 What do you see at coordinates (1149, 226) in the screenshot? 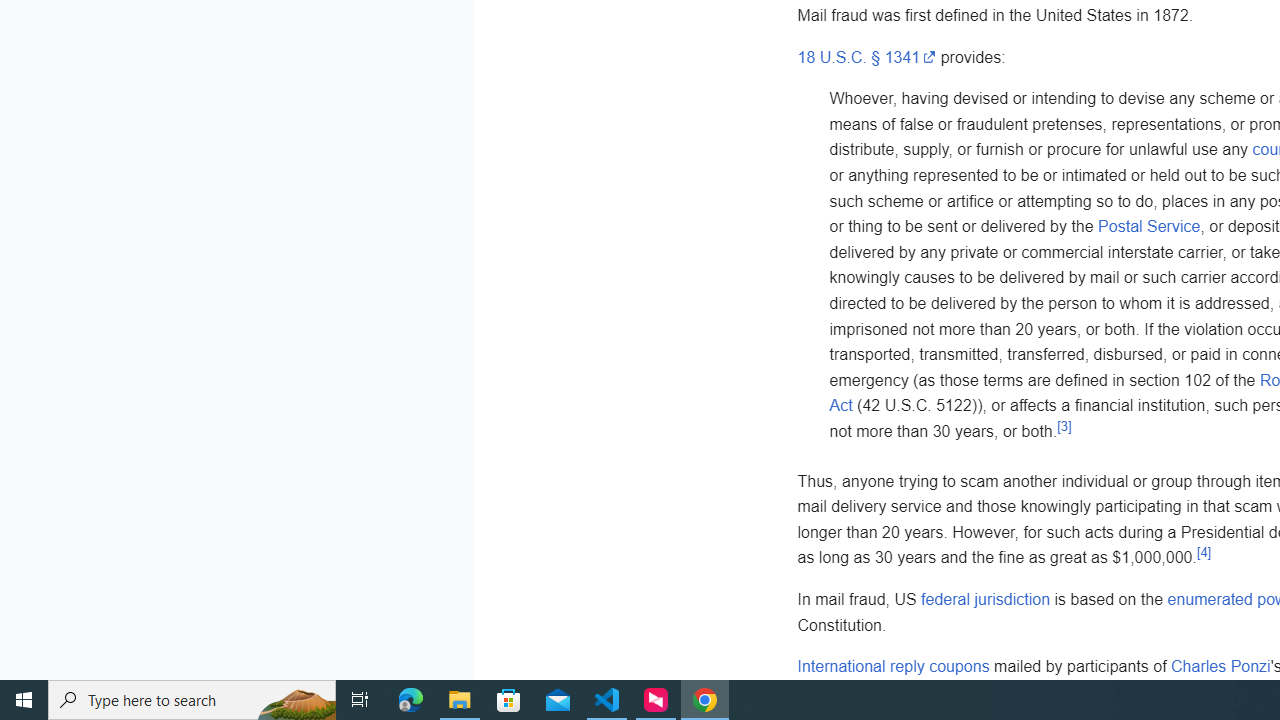
I see `'Postal Service'` at bounding box center [1149, 226].